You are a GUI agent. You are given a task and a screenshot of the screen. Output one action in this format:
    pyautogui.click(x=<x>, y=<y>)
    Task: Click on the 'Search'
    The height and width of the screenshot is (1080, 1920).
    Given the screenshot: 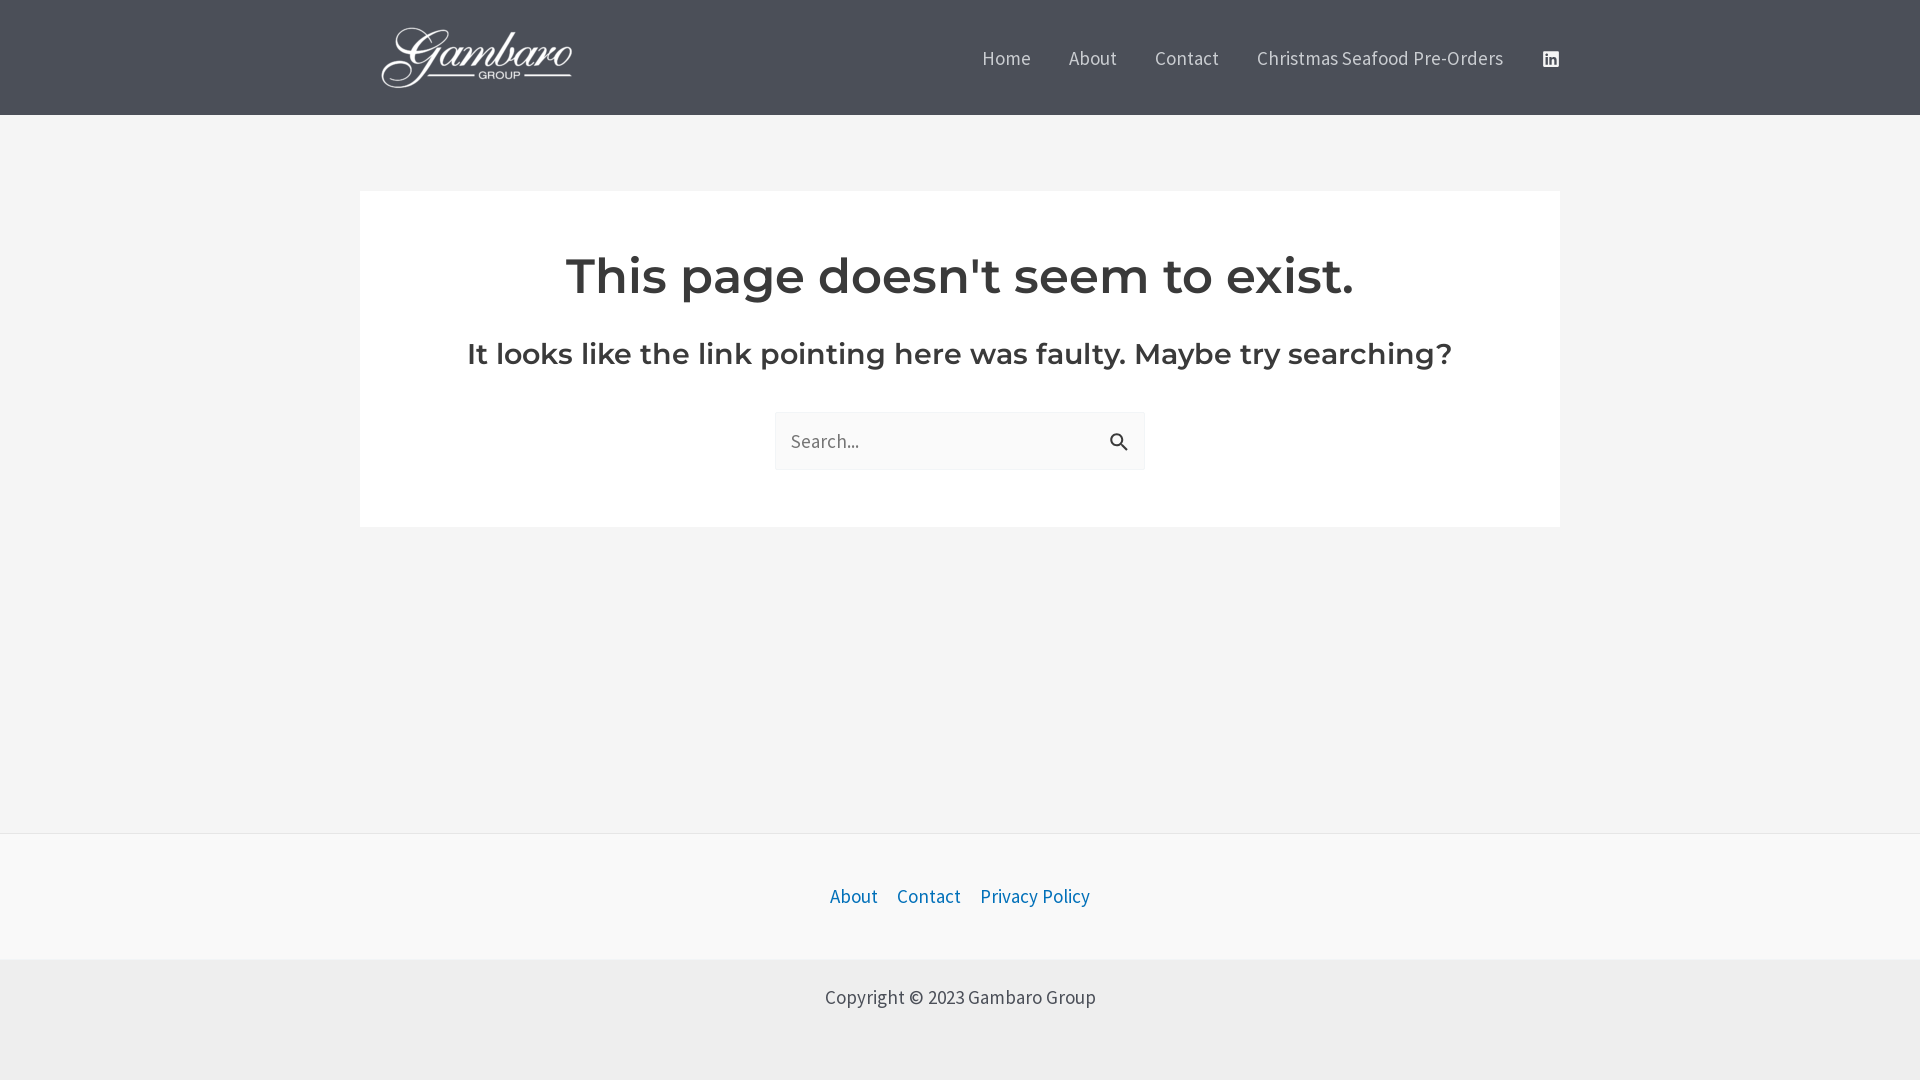 What is the action you would take?
    pyautogui.click(x=1122, y=434)
    